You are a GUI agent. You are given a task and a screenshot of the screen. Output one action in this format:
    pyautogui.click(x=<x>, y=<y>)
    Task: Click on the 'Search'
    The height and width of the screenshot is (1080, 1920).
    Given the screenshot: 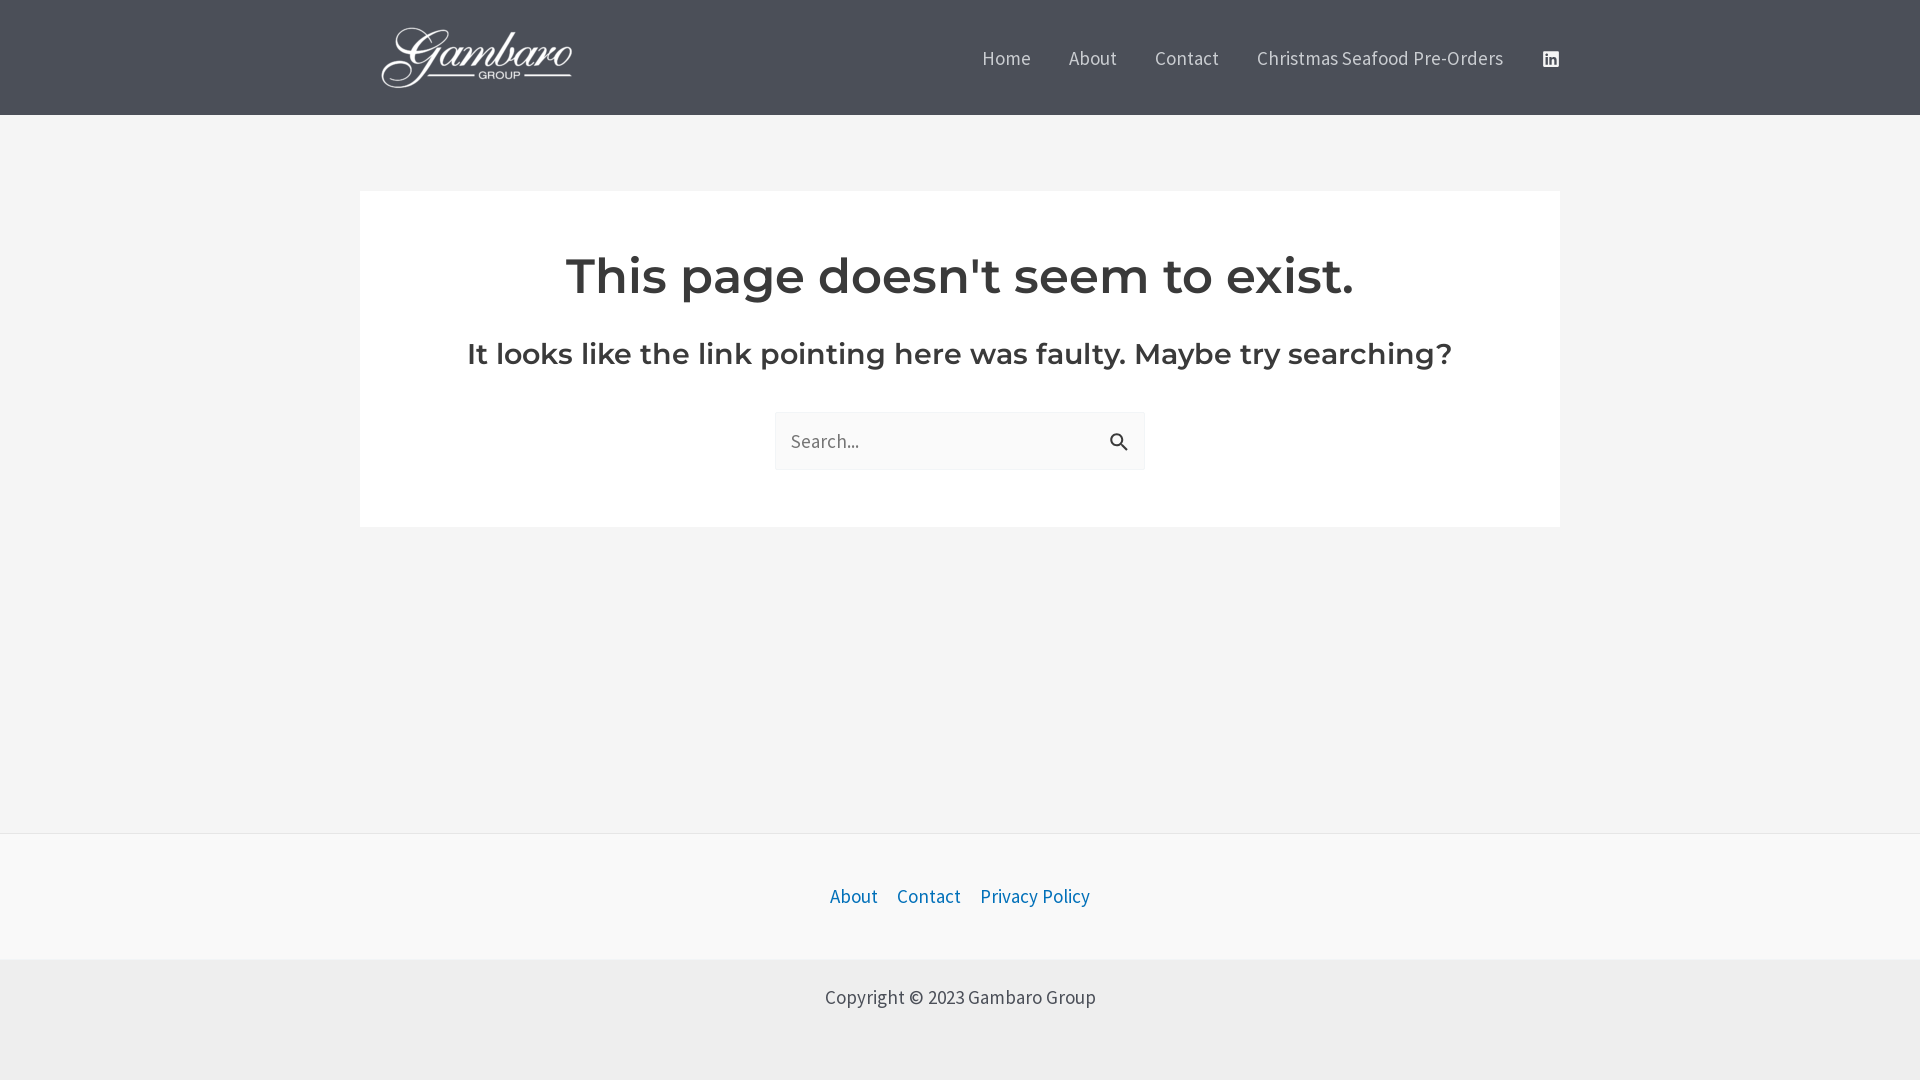 What is the action you would take?
    pyautogui.click(x=1122, y=434)
    